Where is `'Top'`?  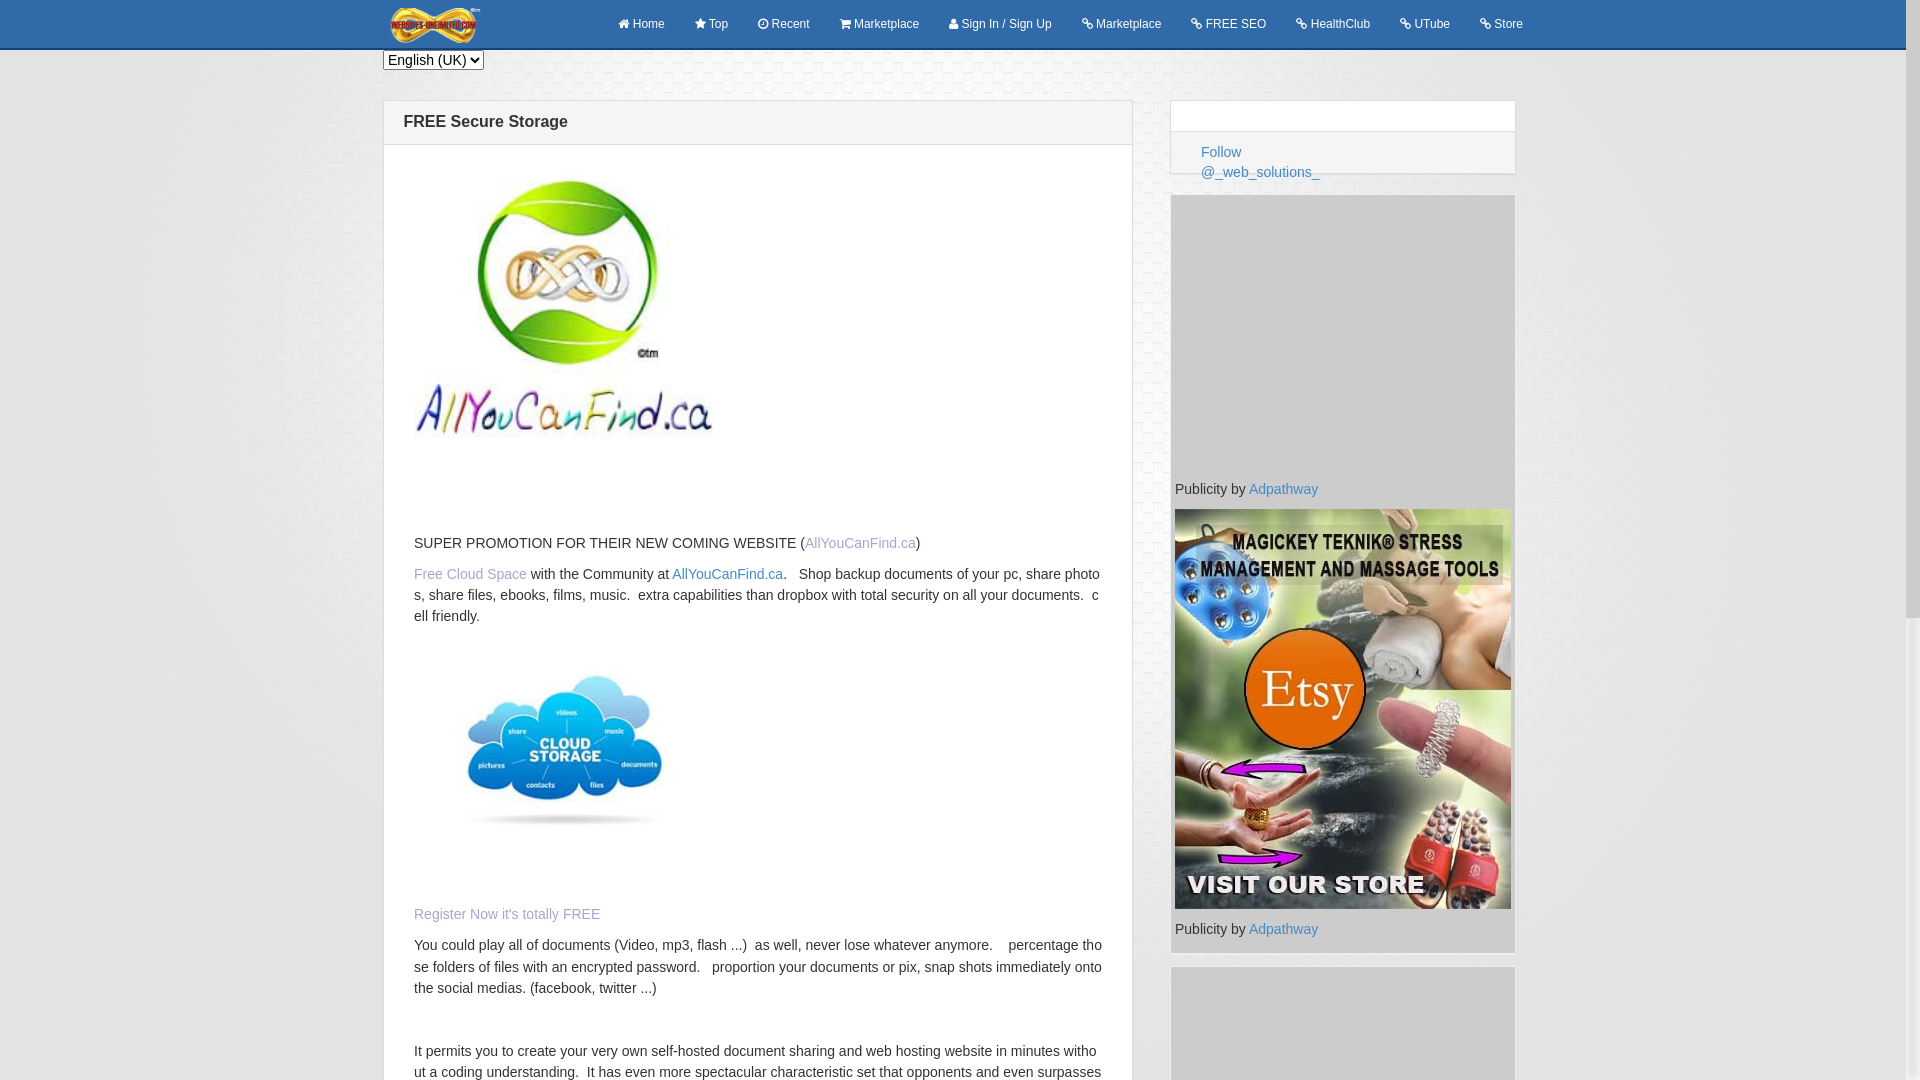
'Top' is located at coordinates (711, 23).